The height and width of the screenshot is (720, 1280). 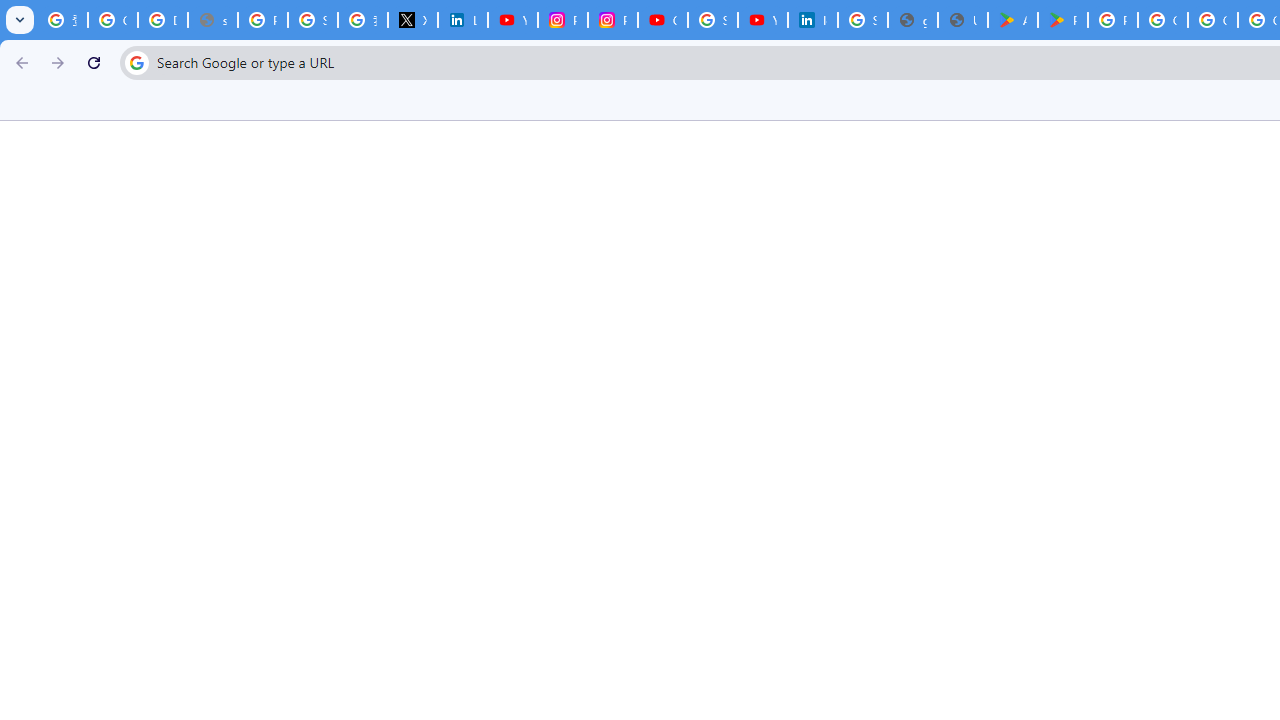 What do you see at coordinates (262, 20) in the screenshot?
I see `'Privacy Help Center - Policies Help'` at bounding box center [262, 20].